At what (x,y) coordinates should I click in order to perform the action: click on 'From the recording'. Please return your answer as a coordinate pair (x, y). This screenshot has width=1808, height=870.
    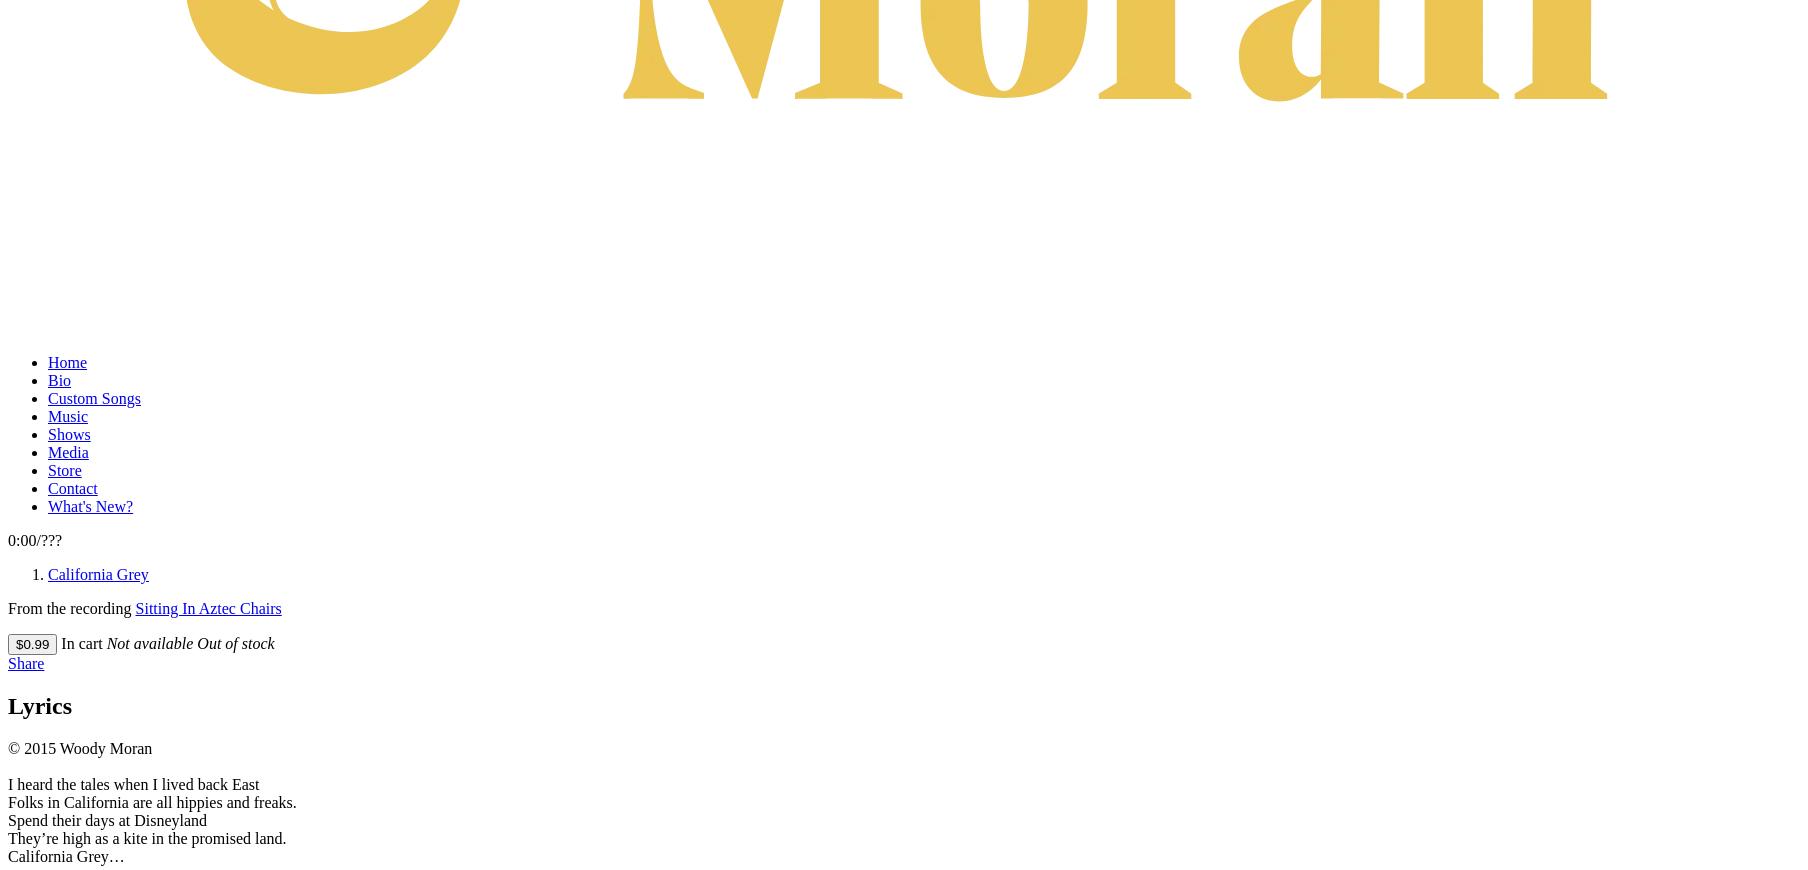
    Looking at the image, I should click on (71, 606).